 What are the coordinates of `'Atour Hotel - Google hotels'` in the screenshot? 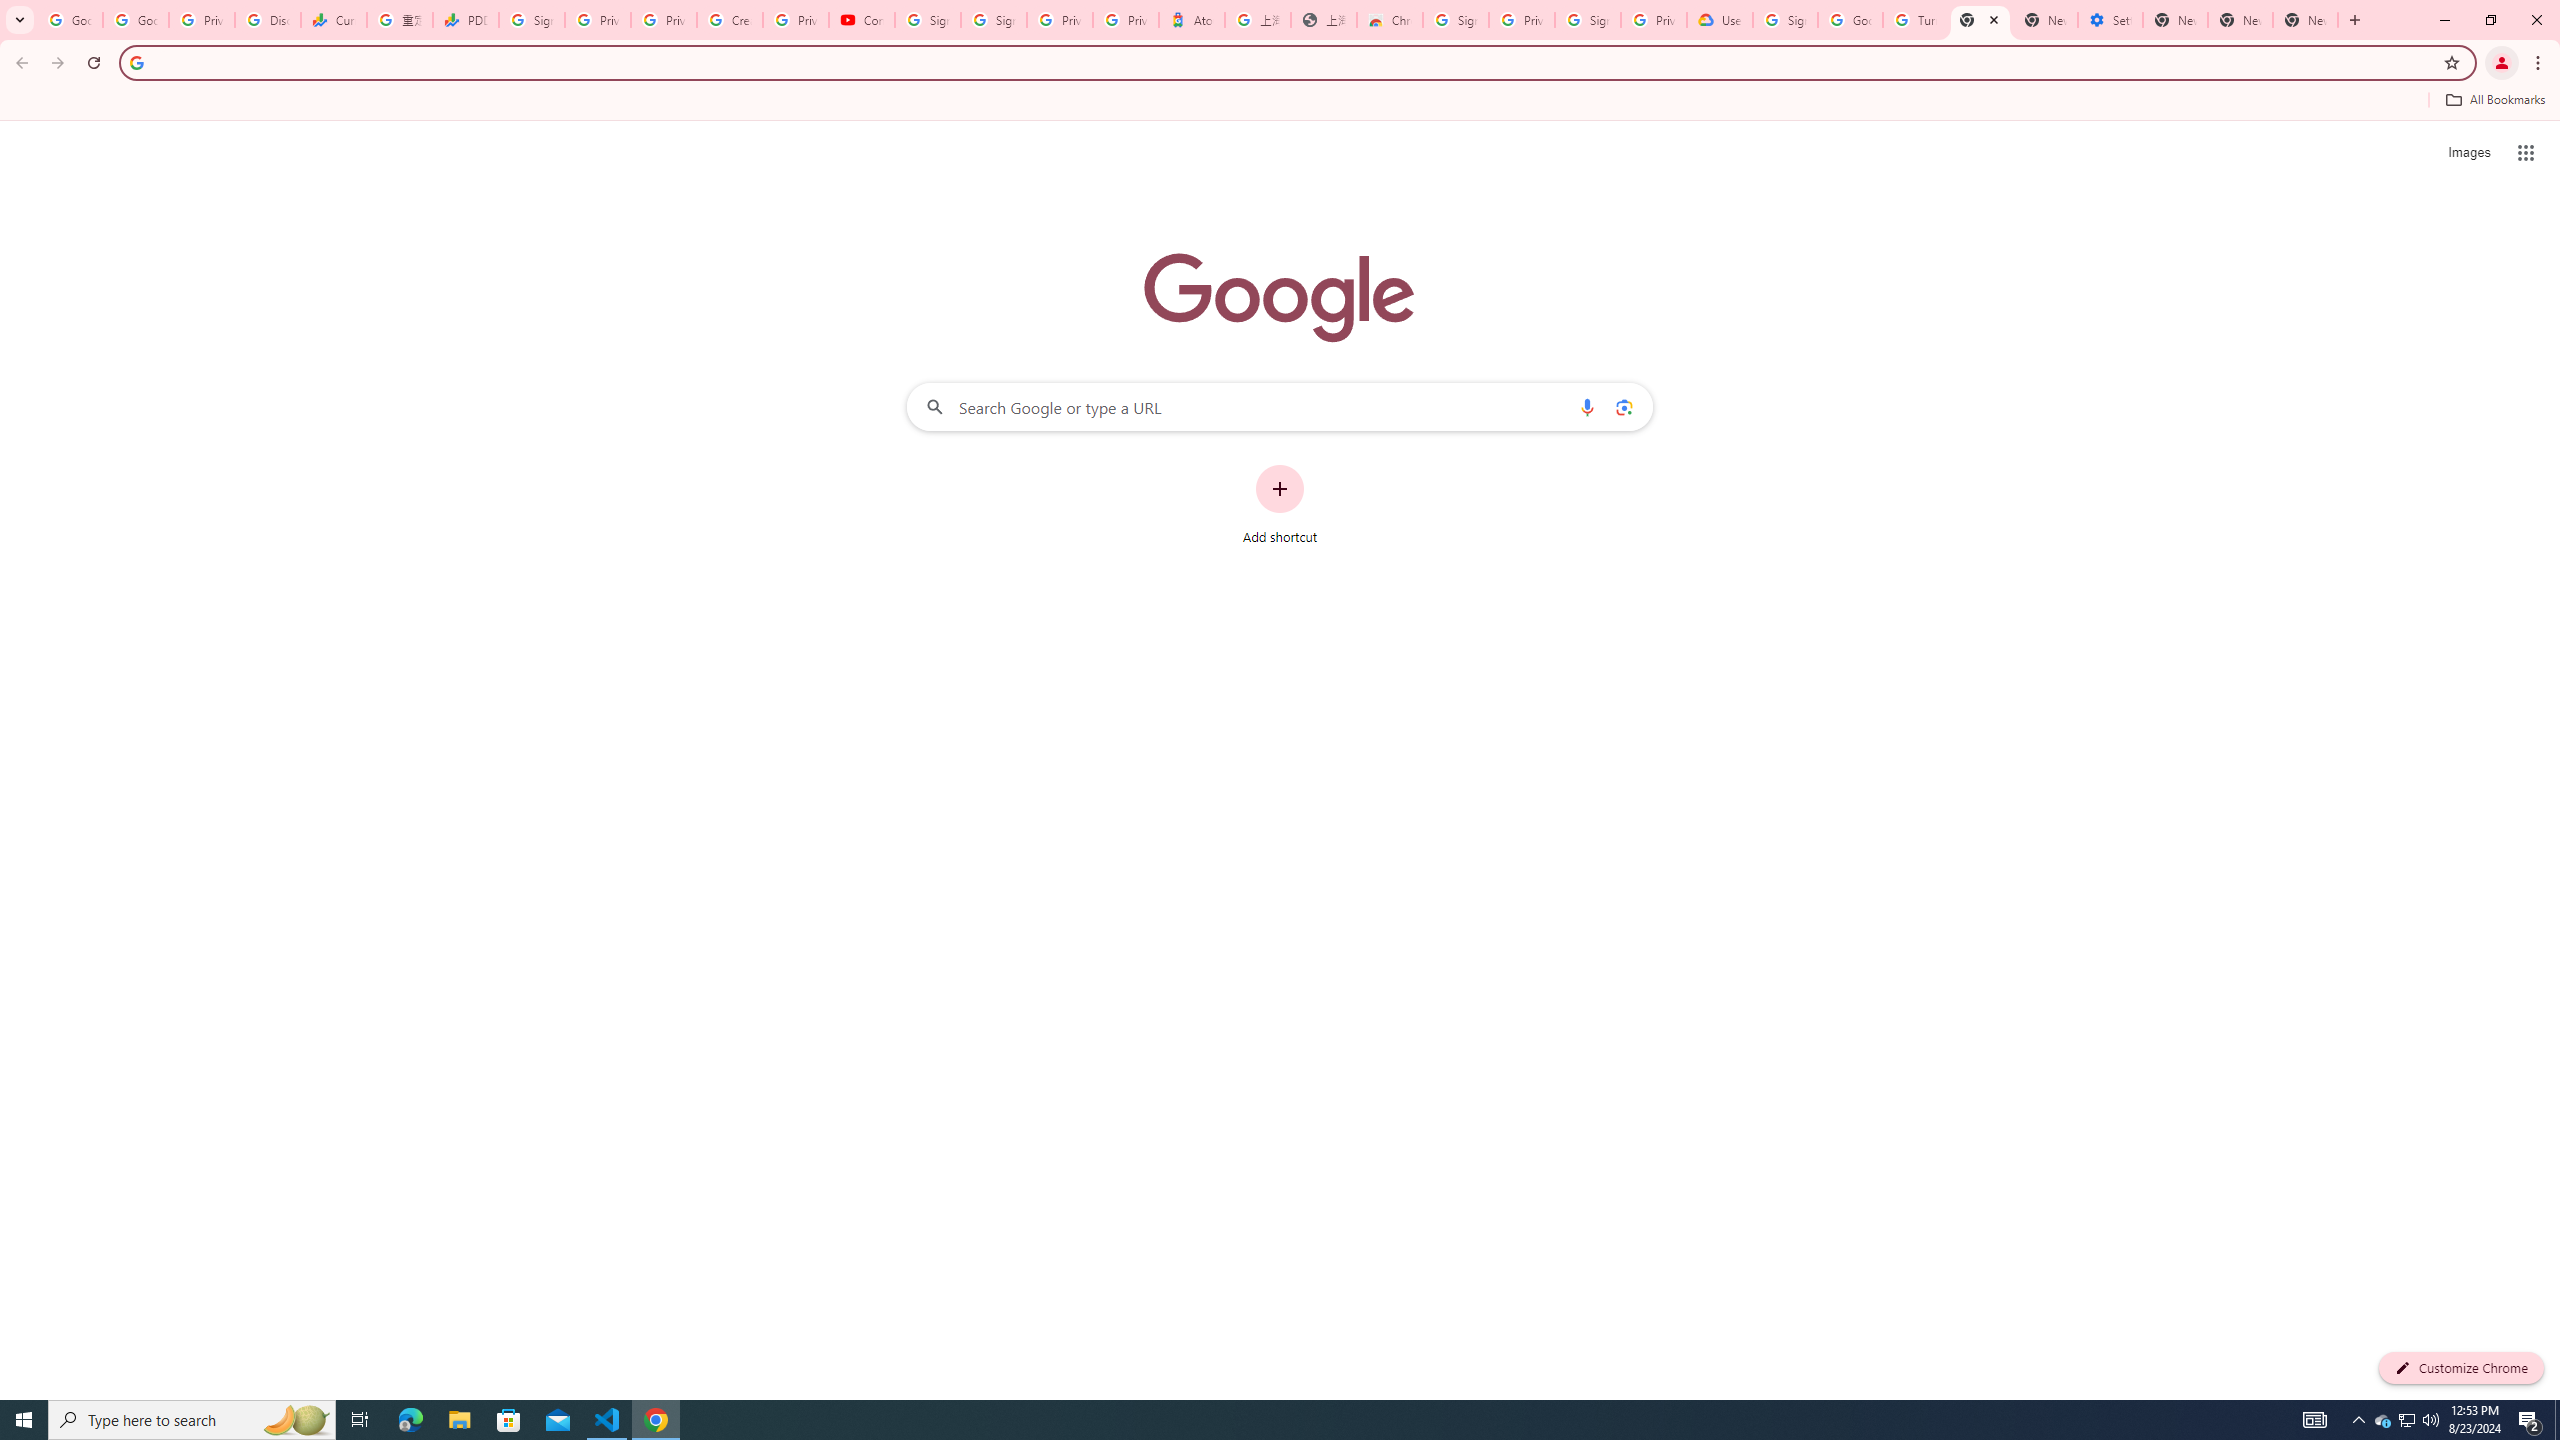 It's located at (1190, 19).